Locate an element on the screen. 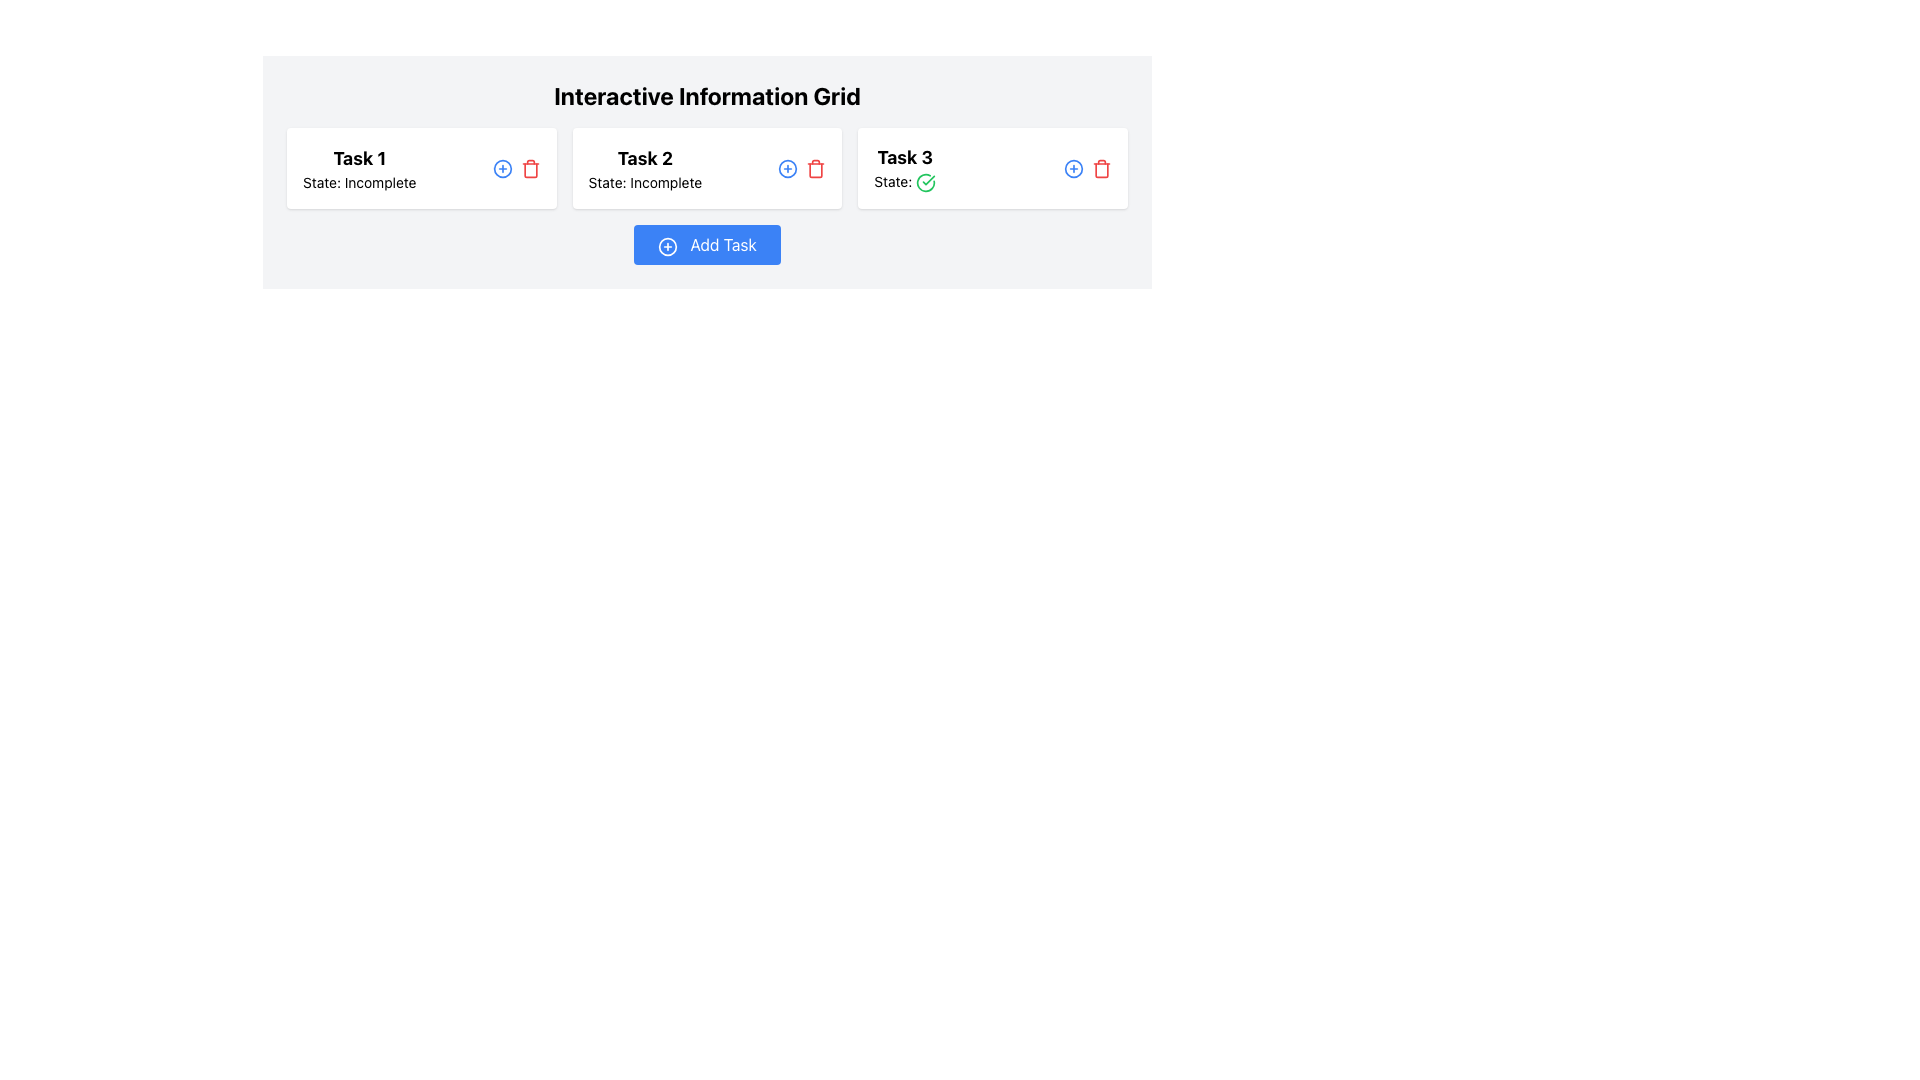  the text label component displaying 'Task 3', which is a bold, larger font indicating a task header, located in the top-right segment of the task grid is located at coordinates (904, 157).